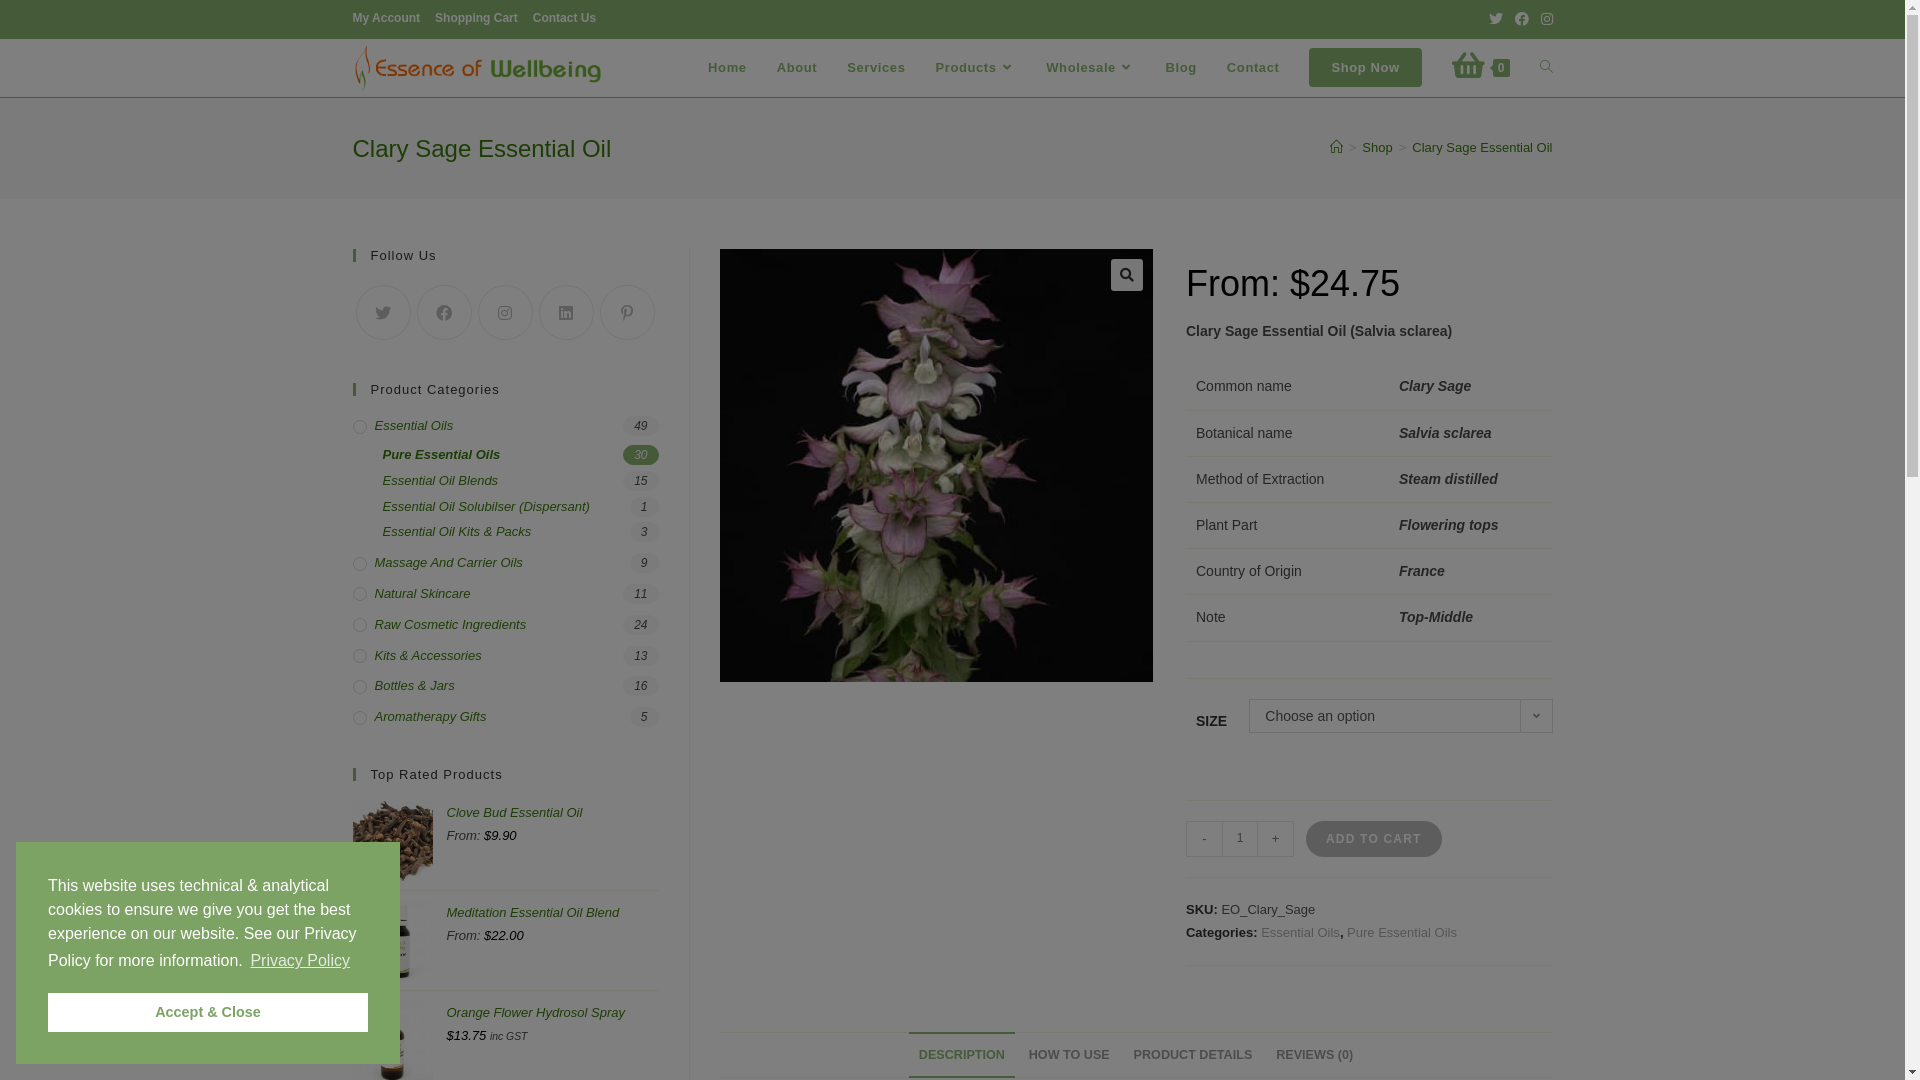  What do you see at coordinates (1181, 67) in the screenshot?
I see `'Blog'` at bounding box center [1181, 67].